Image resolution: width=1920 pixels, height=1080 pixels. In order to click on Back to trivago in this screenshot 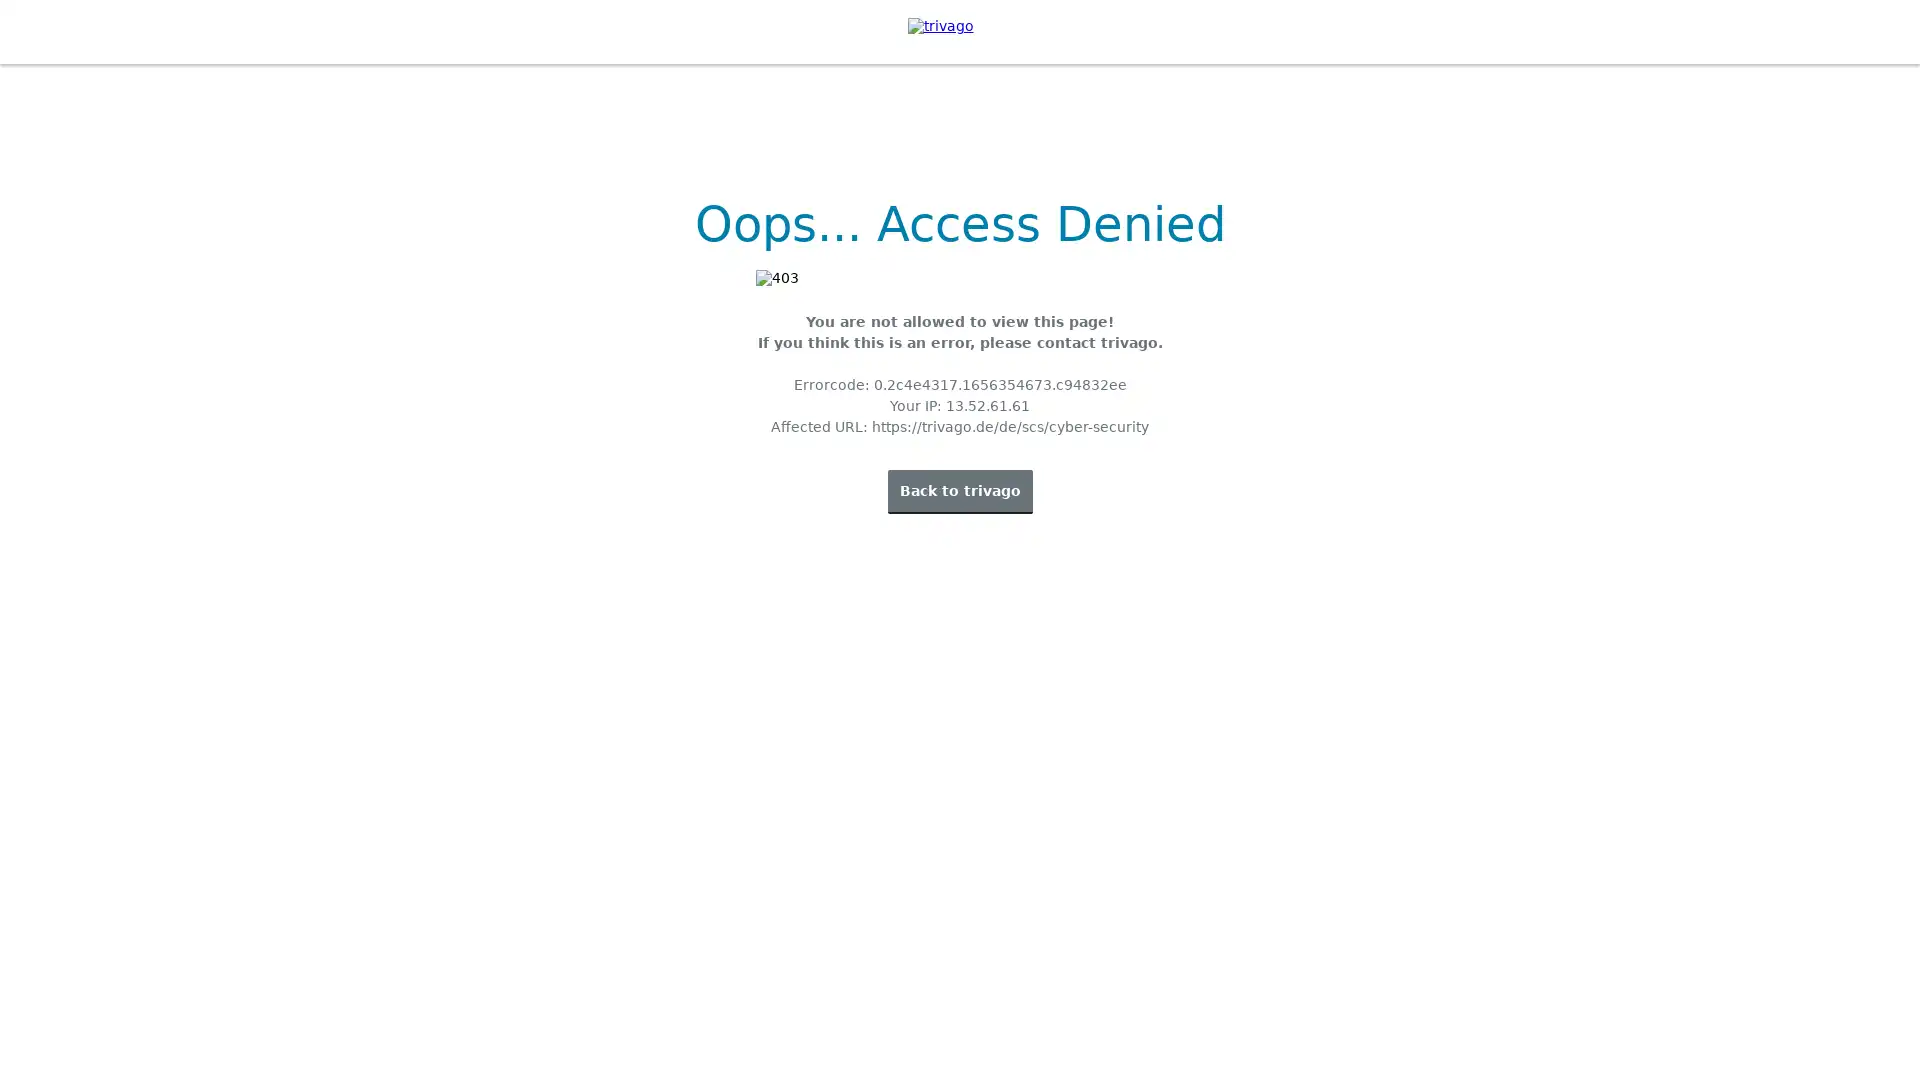, I will do `click(958, 490)`.